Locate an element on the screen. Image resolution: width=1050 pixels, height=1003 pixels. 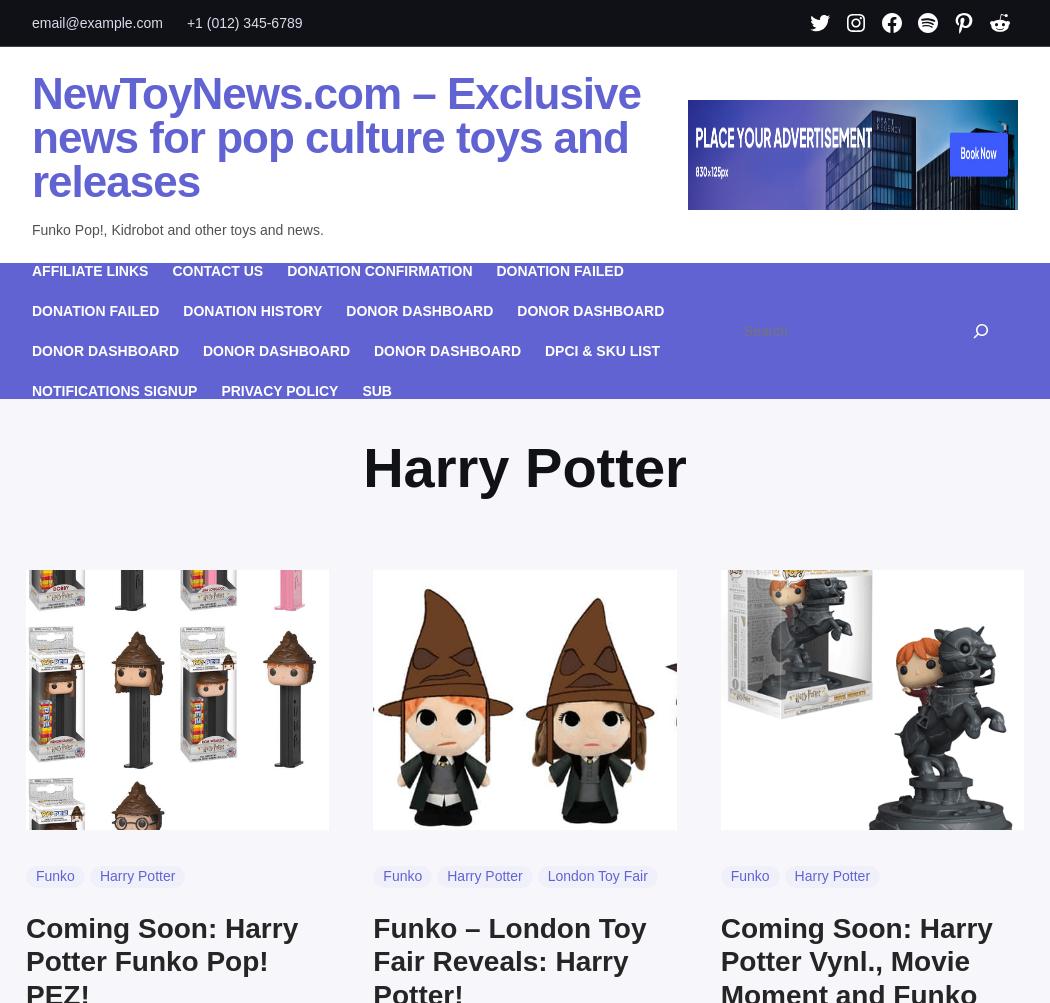
'Privacy Policy' is located at coordinates (220, 388).